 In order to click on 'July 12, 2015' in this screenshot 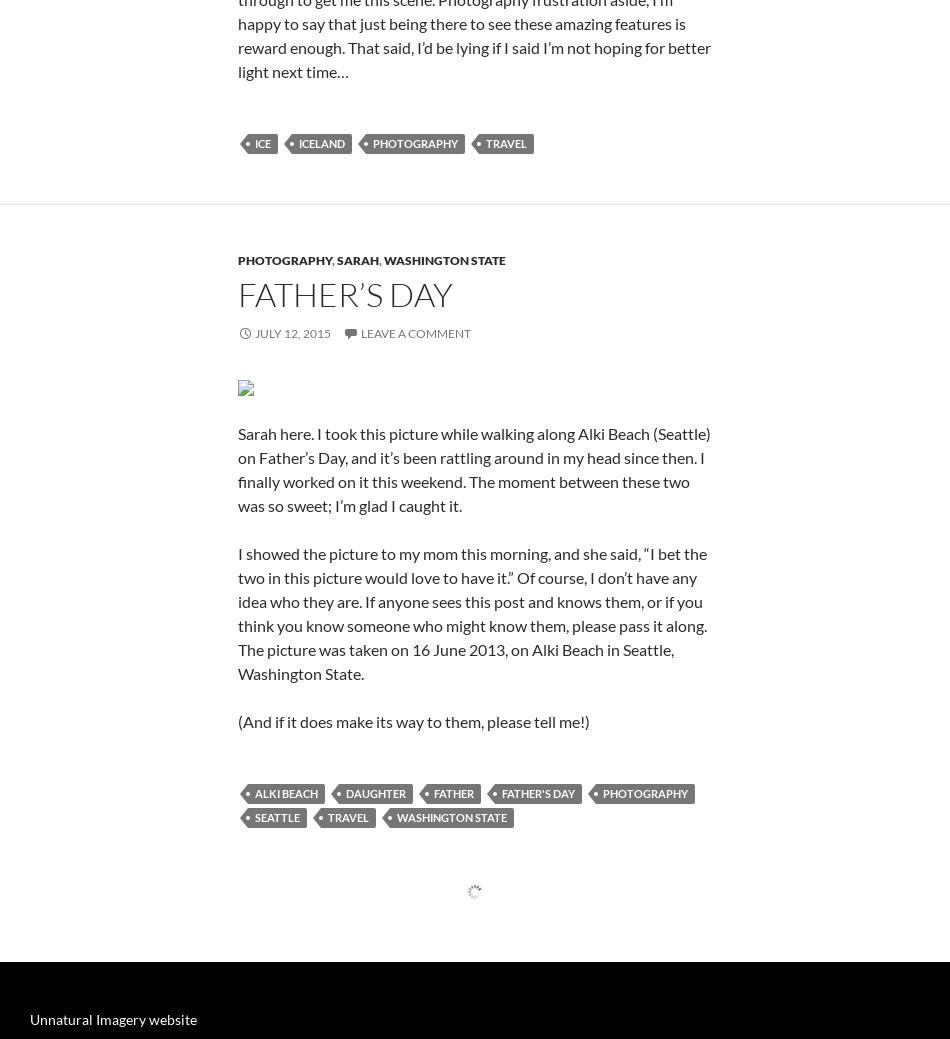, I will do `click(253, 576)`.